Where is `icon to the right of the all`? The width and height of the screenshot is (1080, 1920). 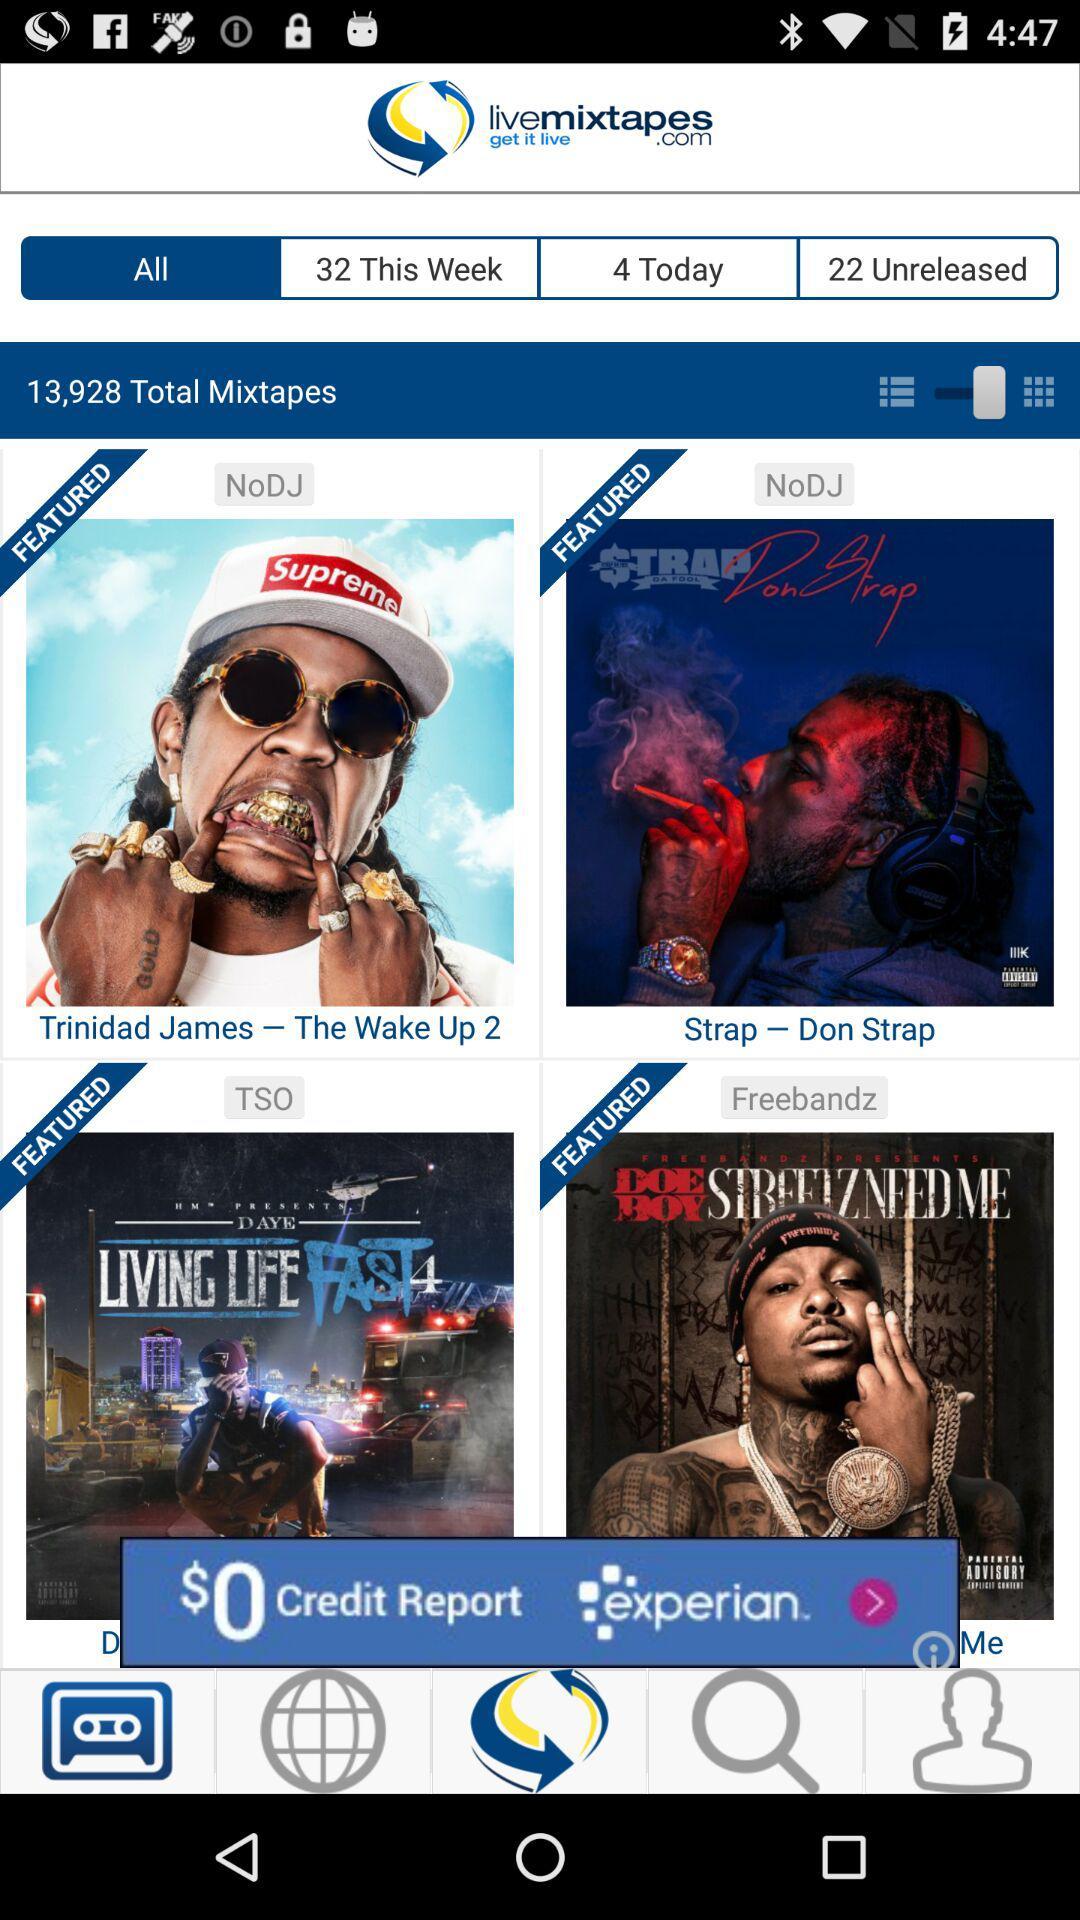
icon to the right of the all is located at coordinates (409, 267).